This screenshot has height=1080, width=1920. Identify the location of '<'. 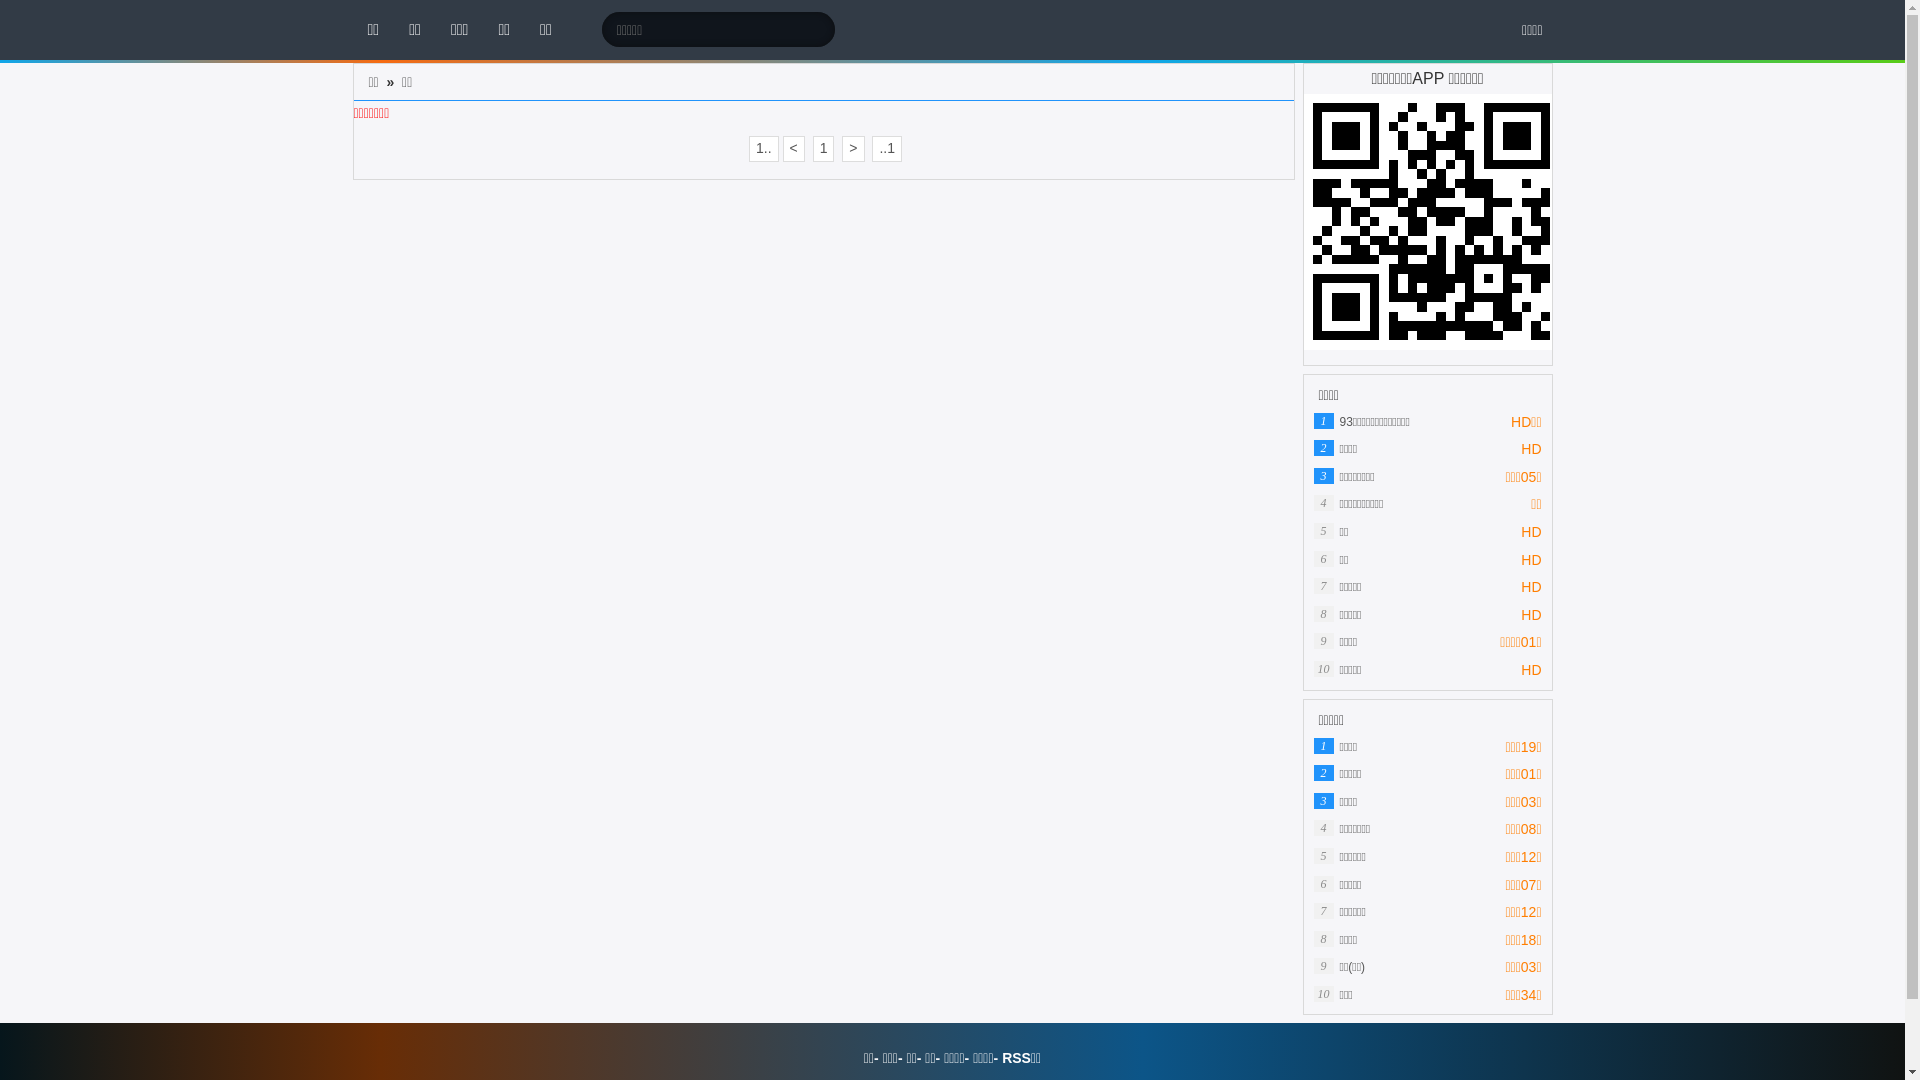
(781, 148).